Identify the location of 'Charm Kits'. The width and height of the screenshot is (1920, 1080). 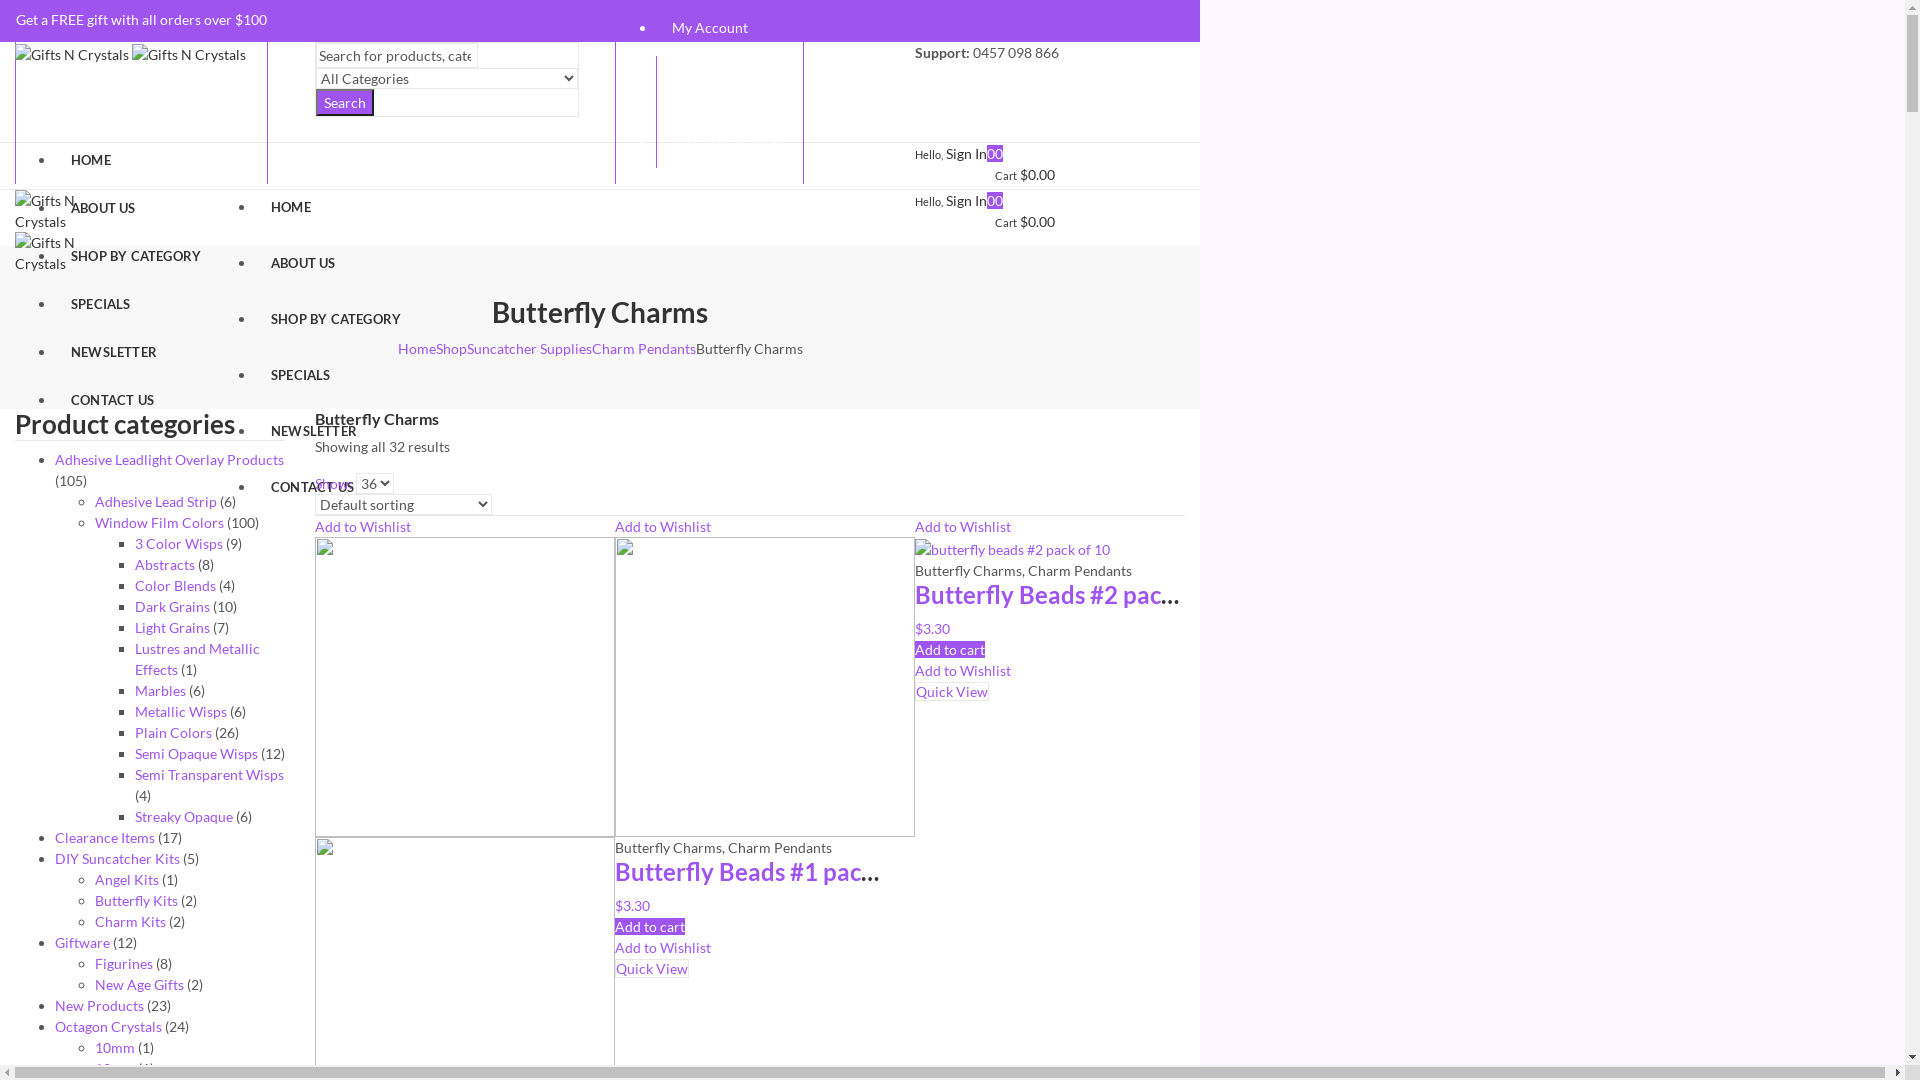
(129, 921).